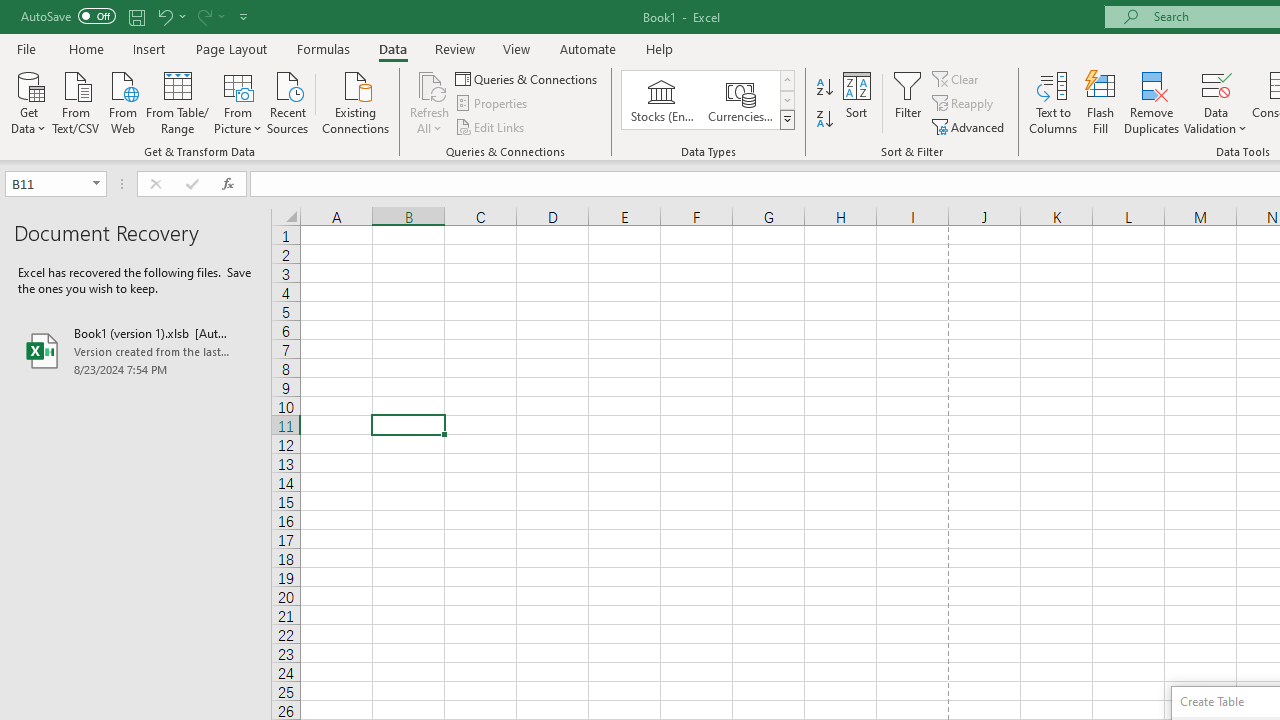 This screenshot has width=1280, height=720. What do you see at coordinates (76, 101) in the screenshot?
I see `'From Text/CSV'` at bounding box center [76, 101].